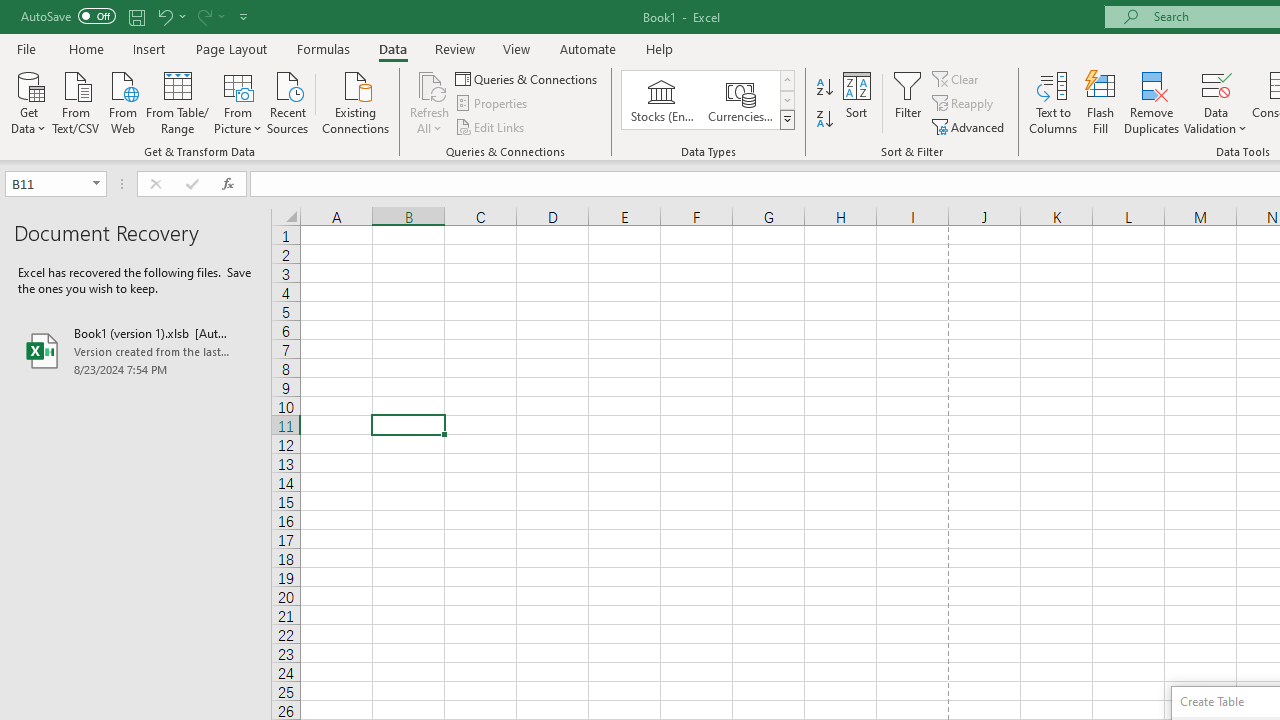 This screenshot has width=1280, height=720. What do you see at coordinates (76, 101) in the screenshot?
I see `'From Text/CSV'` at bounding box center [76, 101].